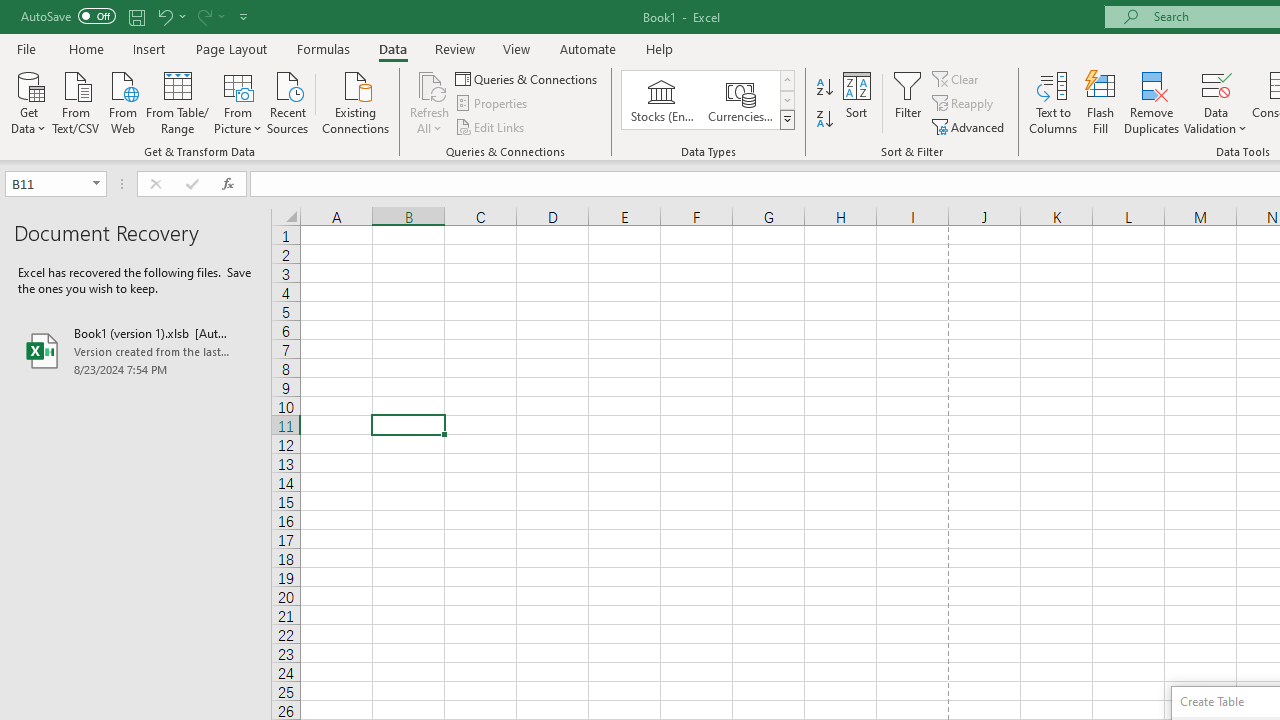 This screenshot has width=1280, height=720. What do you see at coordinates (76, 101) in the screenshot?
I see `'From Text/CSV'` at bounding box center [76, 101].